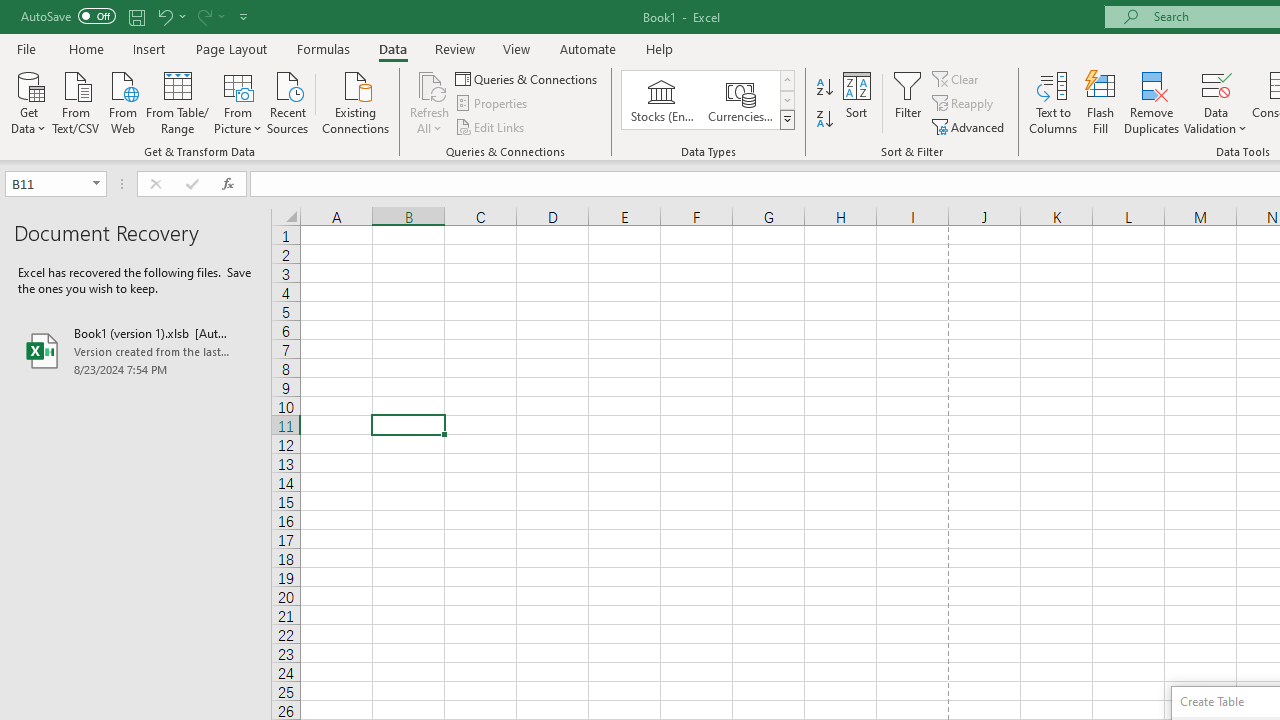 This screenshot has width=1280, height=720. What do you see at coordinates (76, 101) in the screenshot?
I see `'From Text/CSV'` at bounding box center [76, 101].